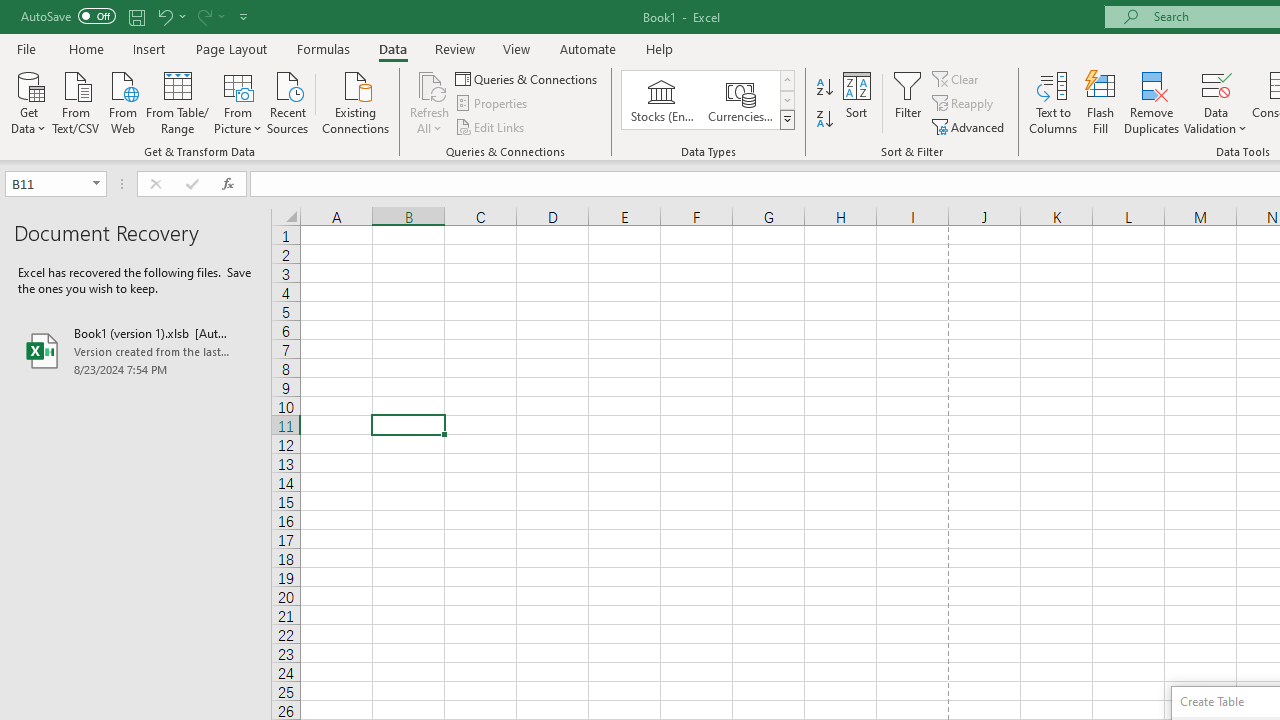 This screenshot has width=1280, height=720. What do you see at coordinates (76, 101) in the screenshot?
I see `'From Text/CSV'` at bounding box center [76, 101].